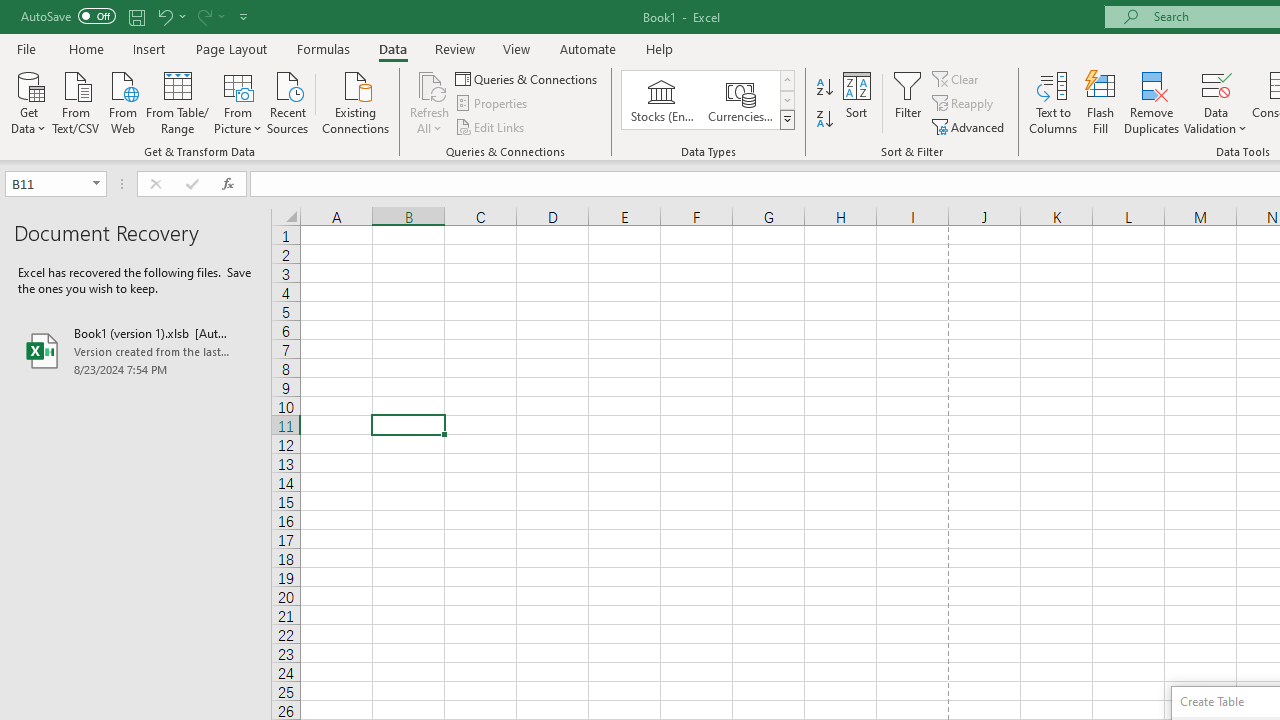 This screenshot has width=1280, height=720. What do you see at coordinates (76, 101) in the screenshot?
I see `'From Text/CSV'` at bounding box center [76, 101].